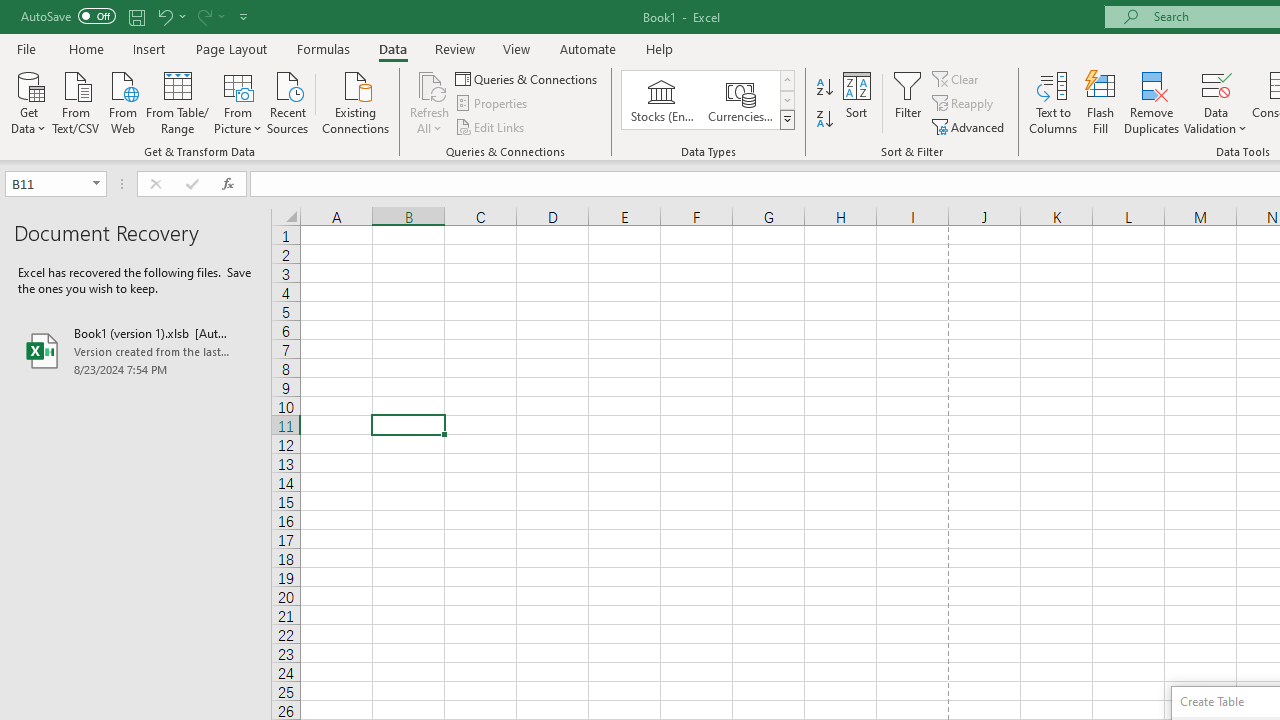 This screenshot has width=1280, height=720. What do you see at coordinates (76, 101) in the screenshot?
I see `'From Text/CSV'` at bounding box center [76, 101].